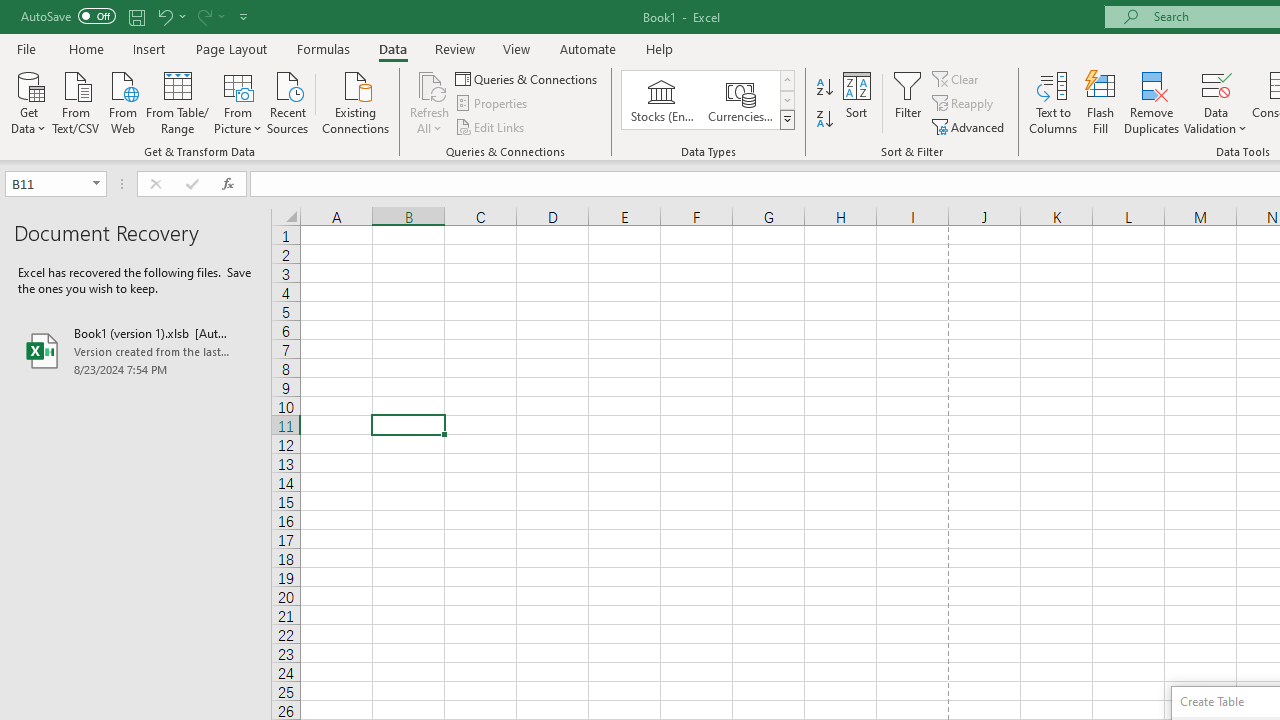 This screenshot has width=1280, height=720. What do you see at coordinates (76, 101) in the screenshot?
I see `'From Text/CSV'` at bounding box center [76, 101].